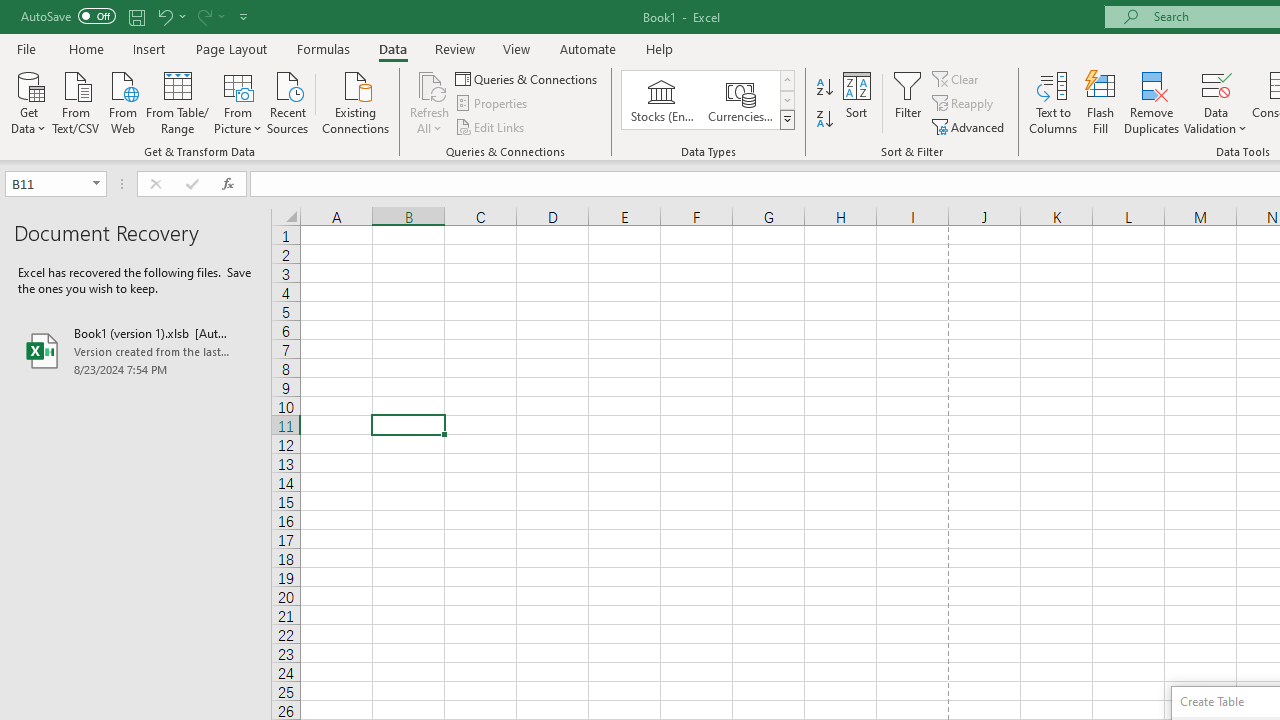 This screenshot has width=1280, height=720. What do you see at coordinates (76, 101) in the screenshot?
I see `'From Text/CSV'` at bounding box center [76, 101].